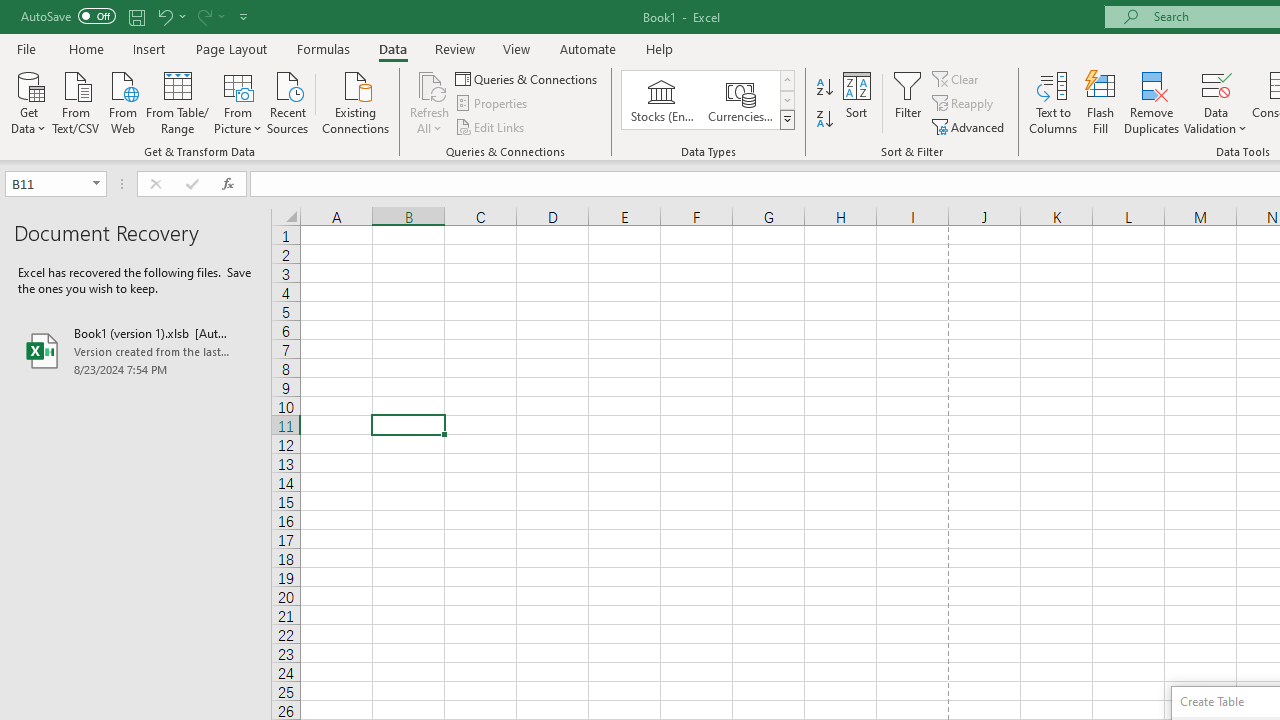 This screenshot has width=1280, height=720. What do you see at coordinates (76, 101) in the screenshot?
I see `'From Text/CSV'` at bounding box center [76, 101].